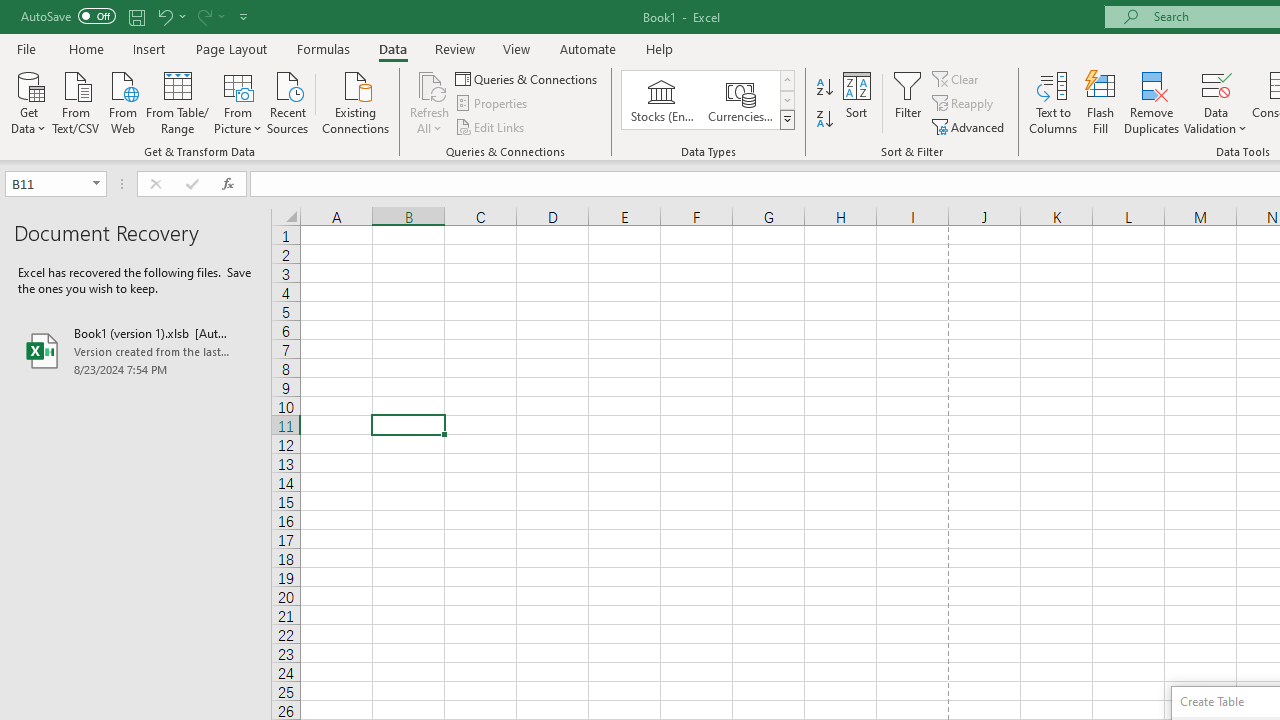 This screenshot has width=1280, height=720. What do you see at coordinates (76, 101) in the screenshot?
I see `'From Text/CSV'` at bounding box center [76, 101].